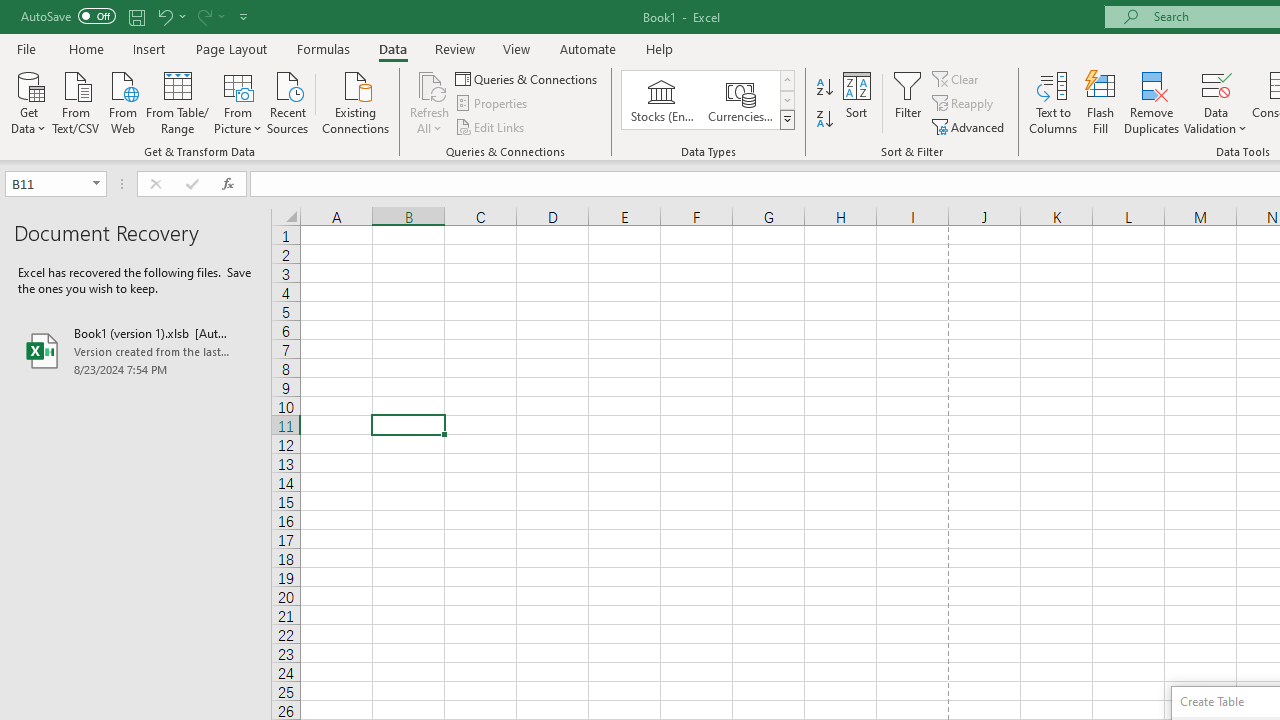 This screenshot has width=1280, height=720. What do you see at coordinates (76, 101) in the screenshot?
I see `'From Text/CSV'` at bounding box center [76, 101].